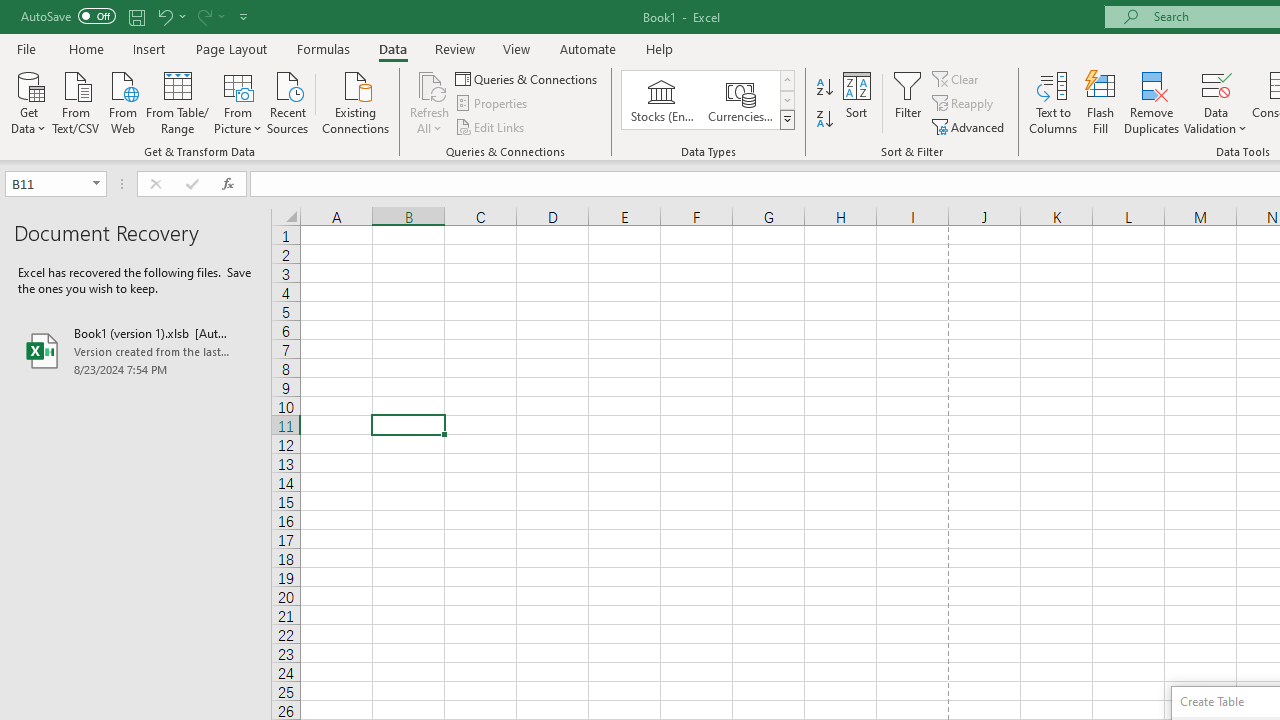 This screenshot has width=1280, height=720. What do you see at coordinates (76, 101) in the screenshot?
I see `'From Text/CSV'` at bounding box center [76, 101].